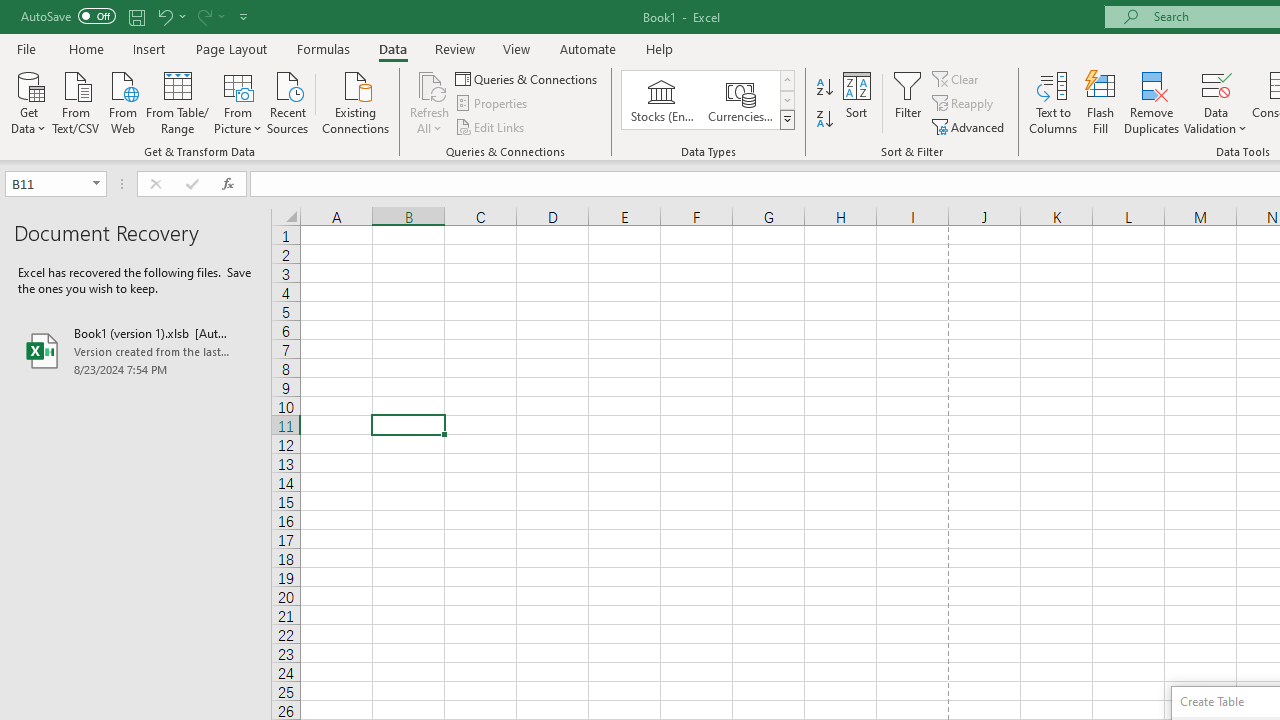 This screenshot has width=1280, height=720. What do you see at coordinates (76, 101) in the screenshot?
I see `'From Text/CSV'` at bounding box center [76, 101].